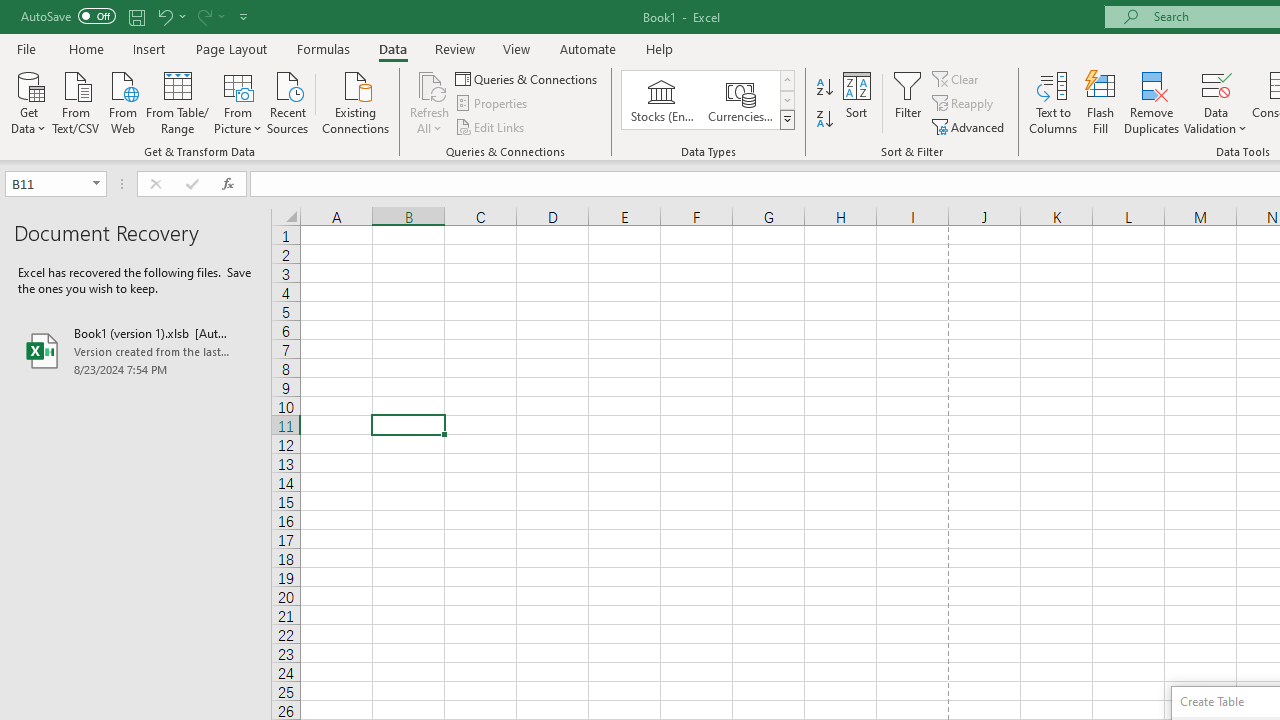 This screenshot has width=1280, height=720. What do you see at coordinates (76, 101) in the screenshot?
I see `'From Text/CSV'` at bounding box center [76, 101].